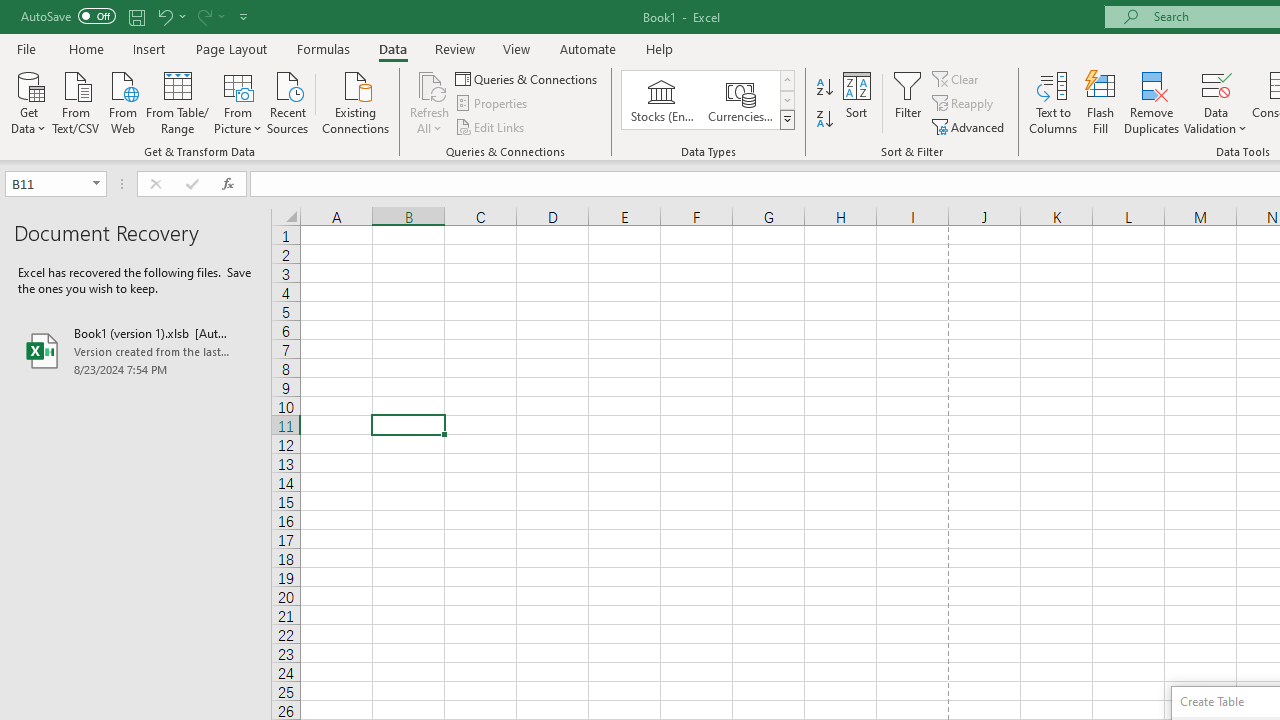 This screenshot has width=1280, height=720. What do you see at coordinates (76, 101) in the screenshot?
I see `'From Text/CSV'` at bounding box center [76, 101].